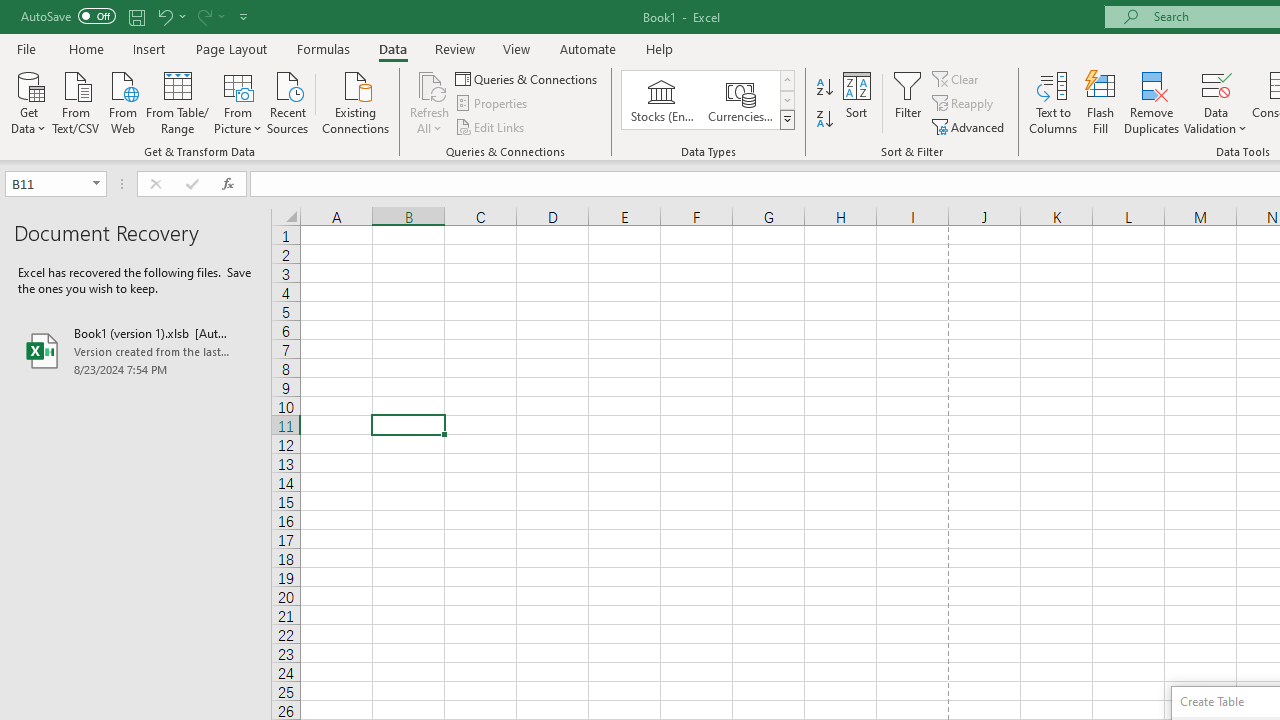 This screenshot has width=1280, height=720. What do you see at coordinates (76, 101) in the screenshot?
I see `'From Text/CSV'` at bounding box center [76, 101].